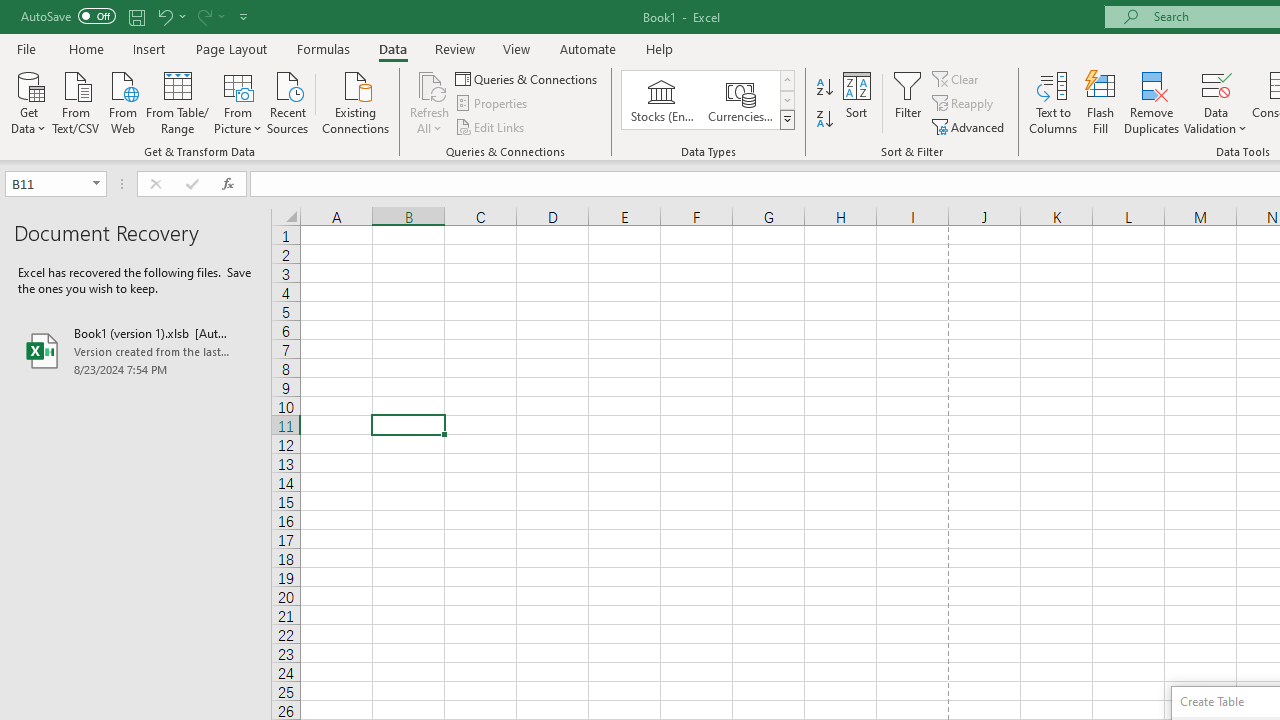 This screenshot has width=1280, height=720. What do you see at coordinates (76, 101) in the screenshot?
I see `'From Text/CSV'` at bounding box center [76, 101].